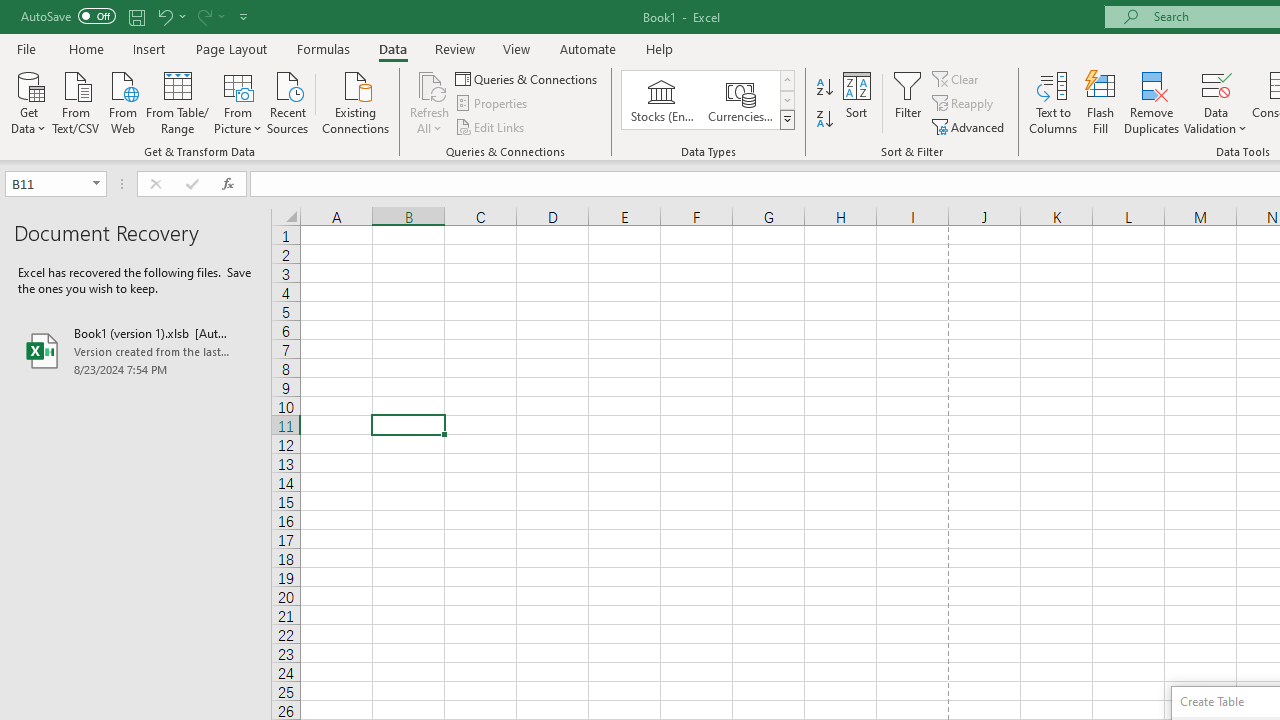 This screenshot has width=1280, height=720. What do you see at coordinates (76, 101) in the screenshot?
I see `'From Text/CSV'` at bounding box center [76, 101].